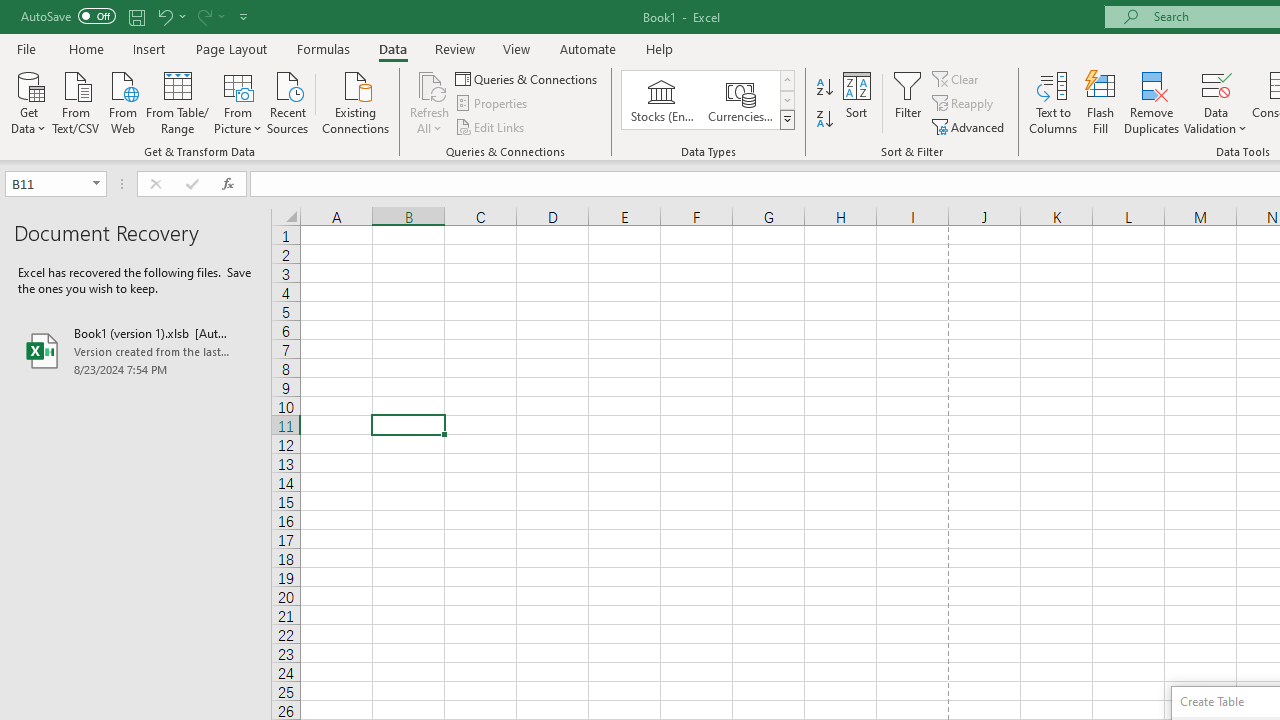 This screenshot has width=1280, height=720. What do you see at coordinates (76, 101) in the screenshot?
I see `'From Text/CSV'` at bounding box center [76, 101].